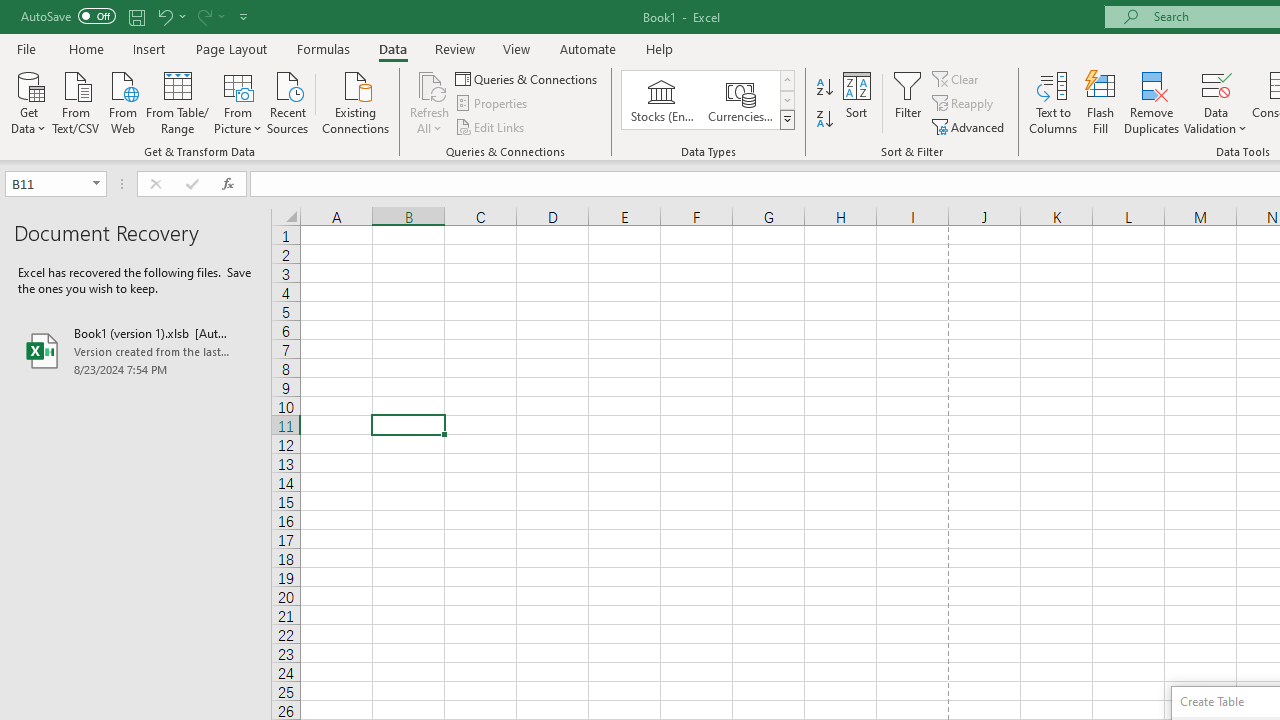 This screenshot has width=1280, height=720. What do you see at coordinates (76, 101) in the screenshot?
I see `'From Text/CSV'` at bounding box center [76, 101].